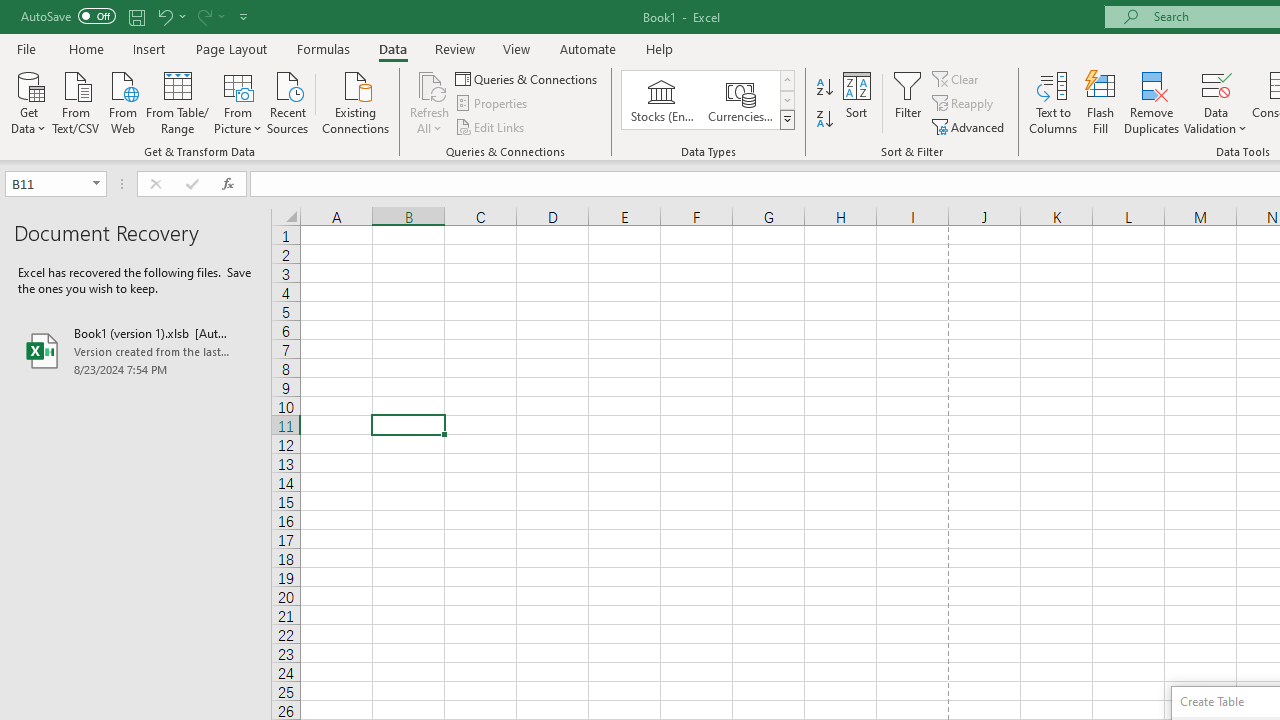 This screenshot has width=1280, height=720. What do you see at coordinates (76, 101) in the screenshot?
I see `'From Text/CSV'` at bounding box center [76, 101].